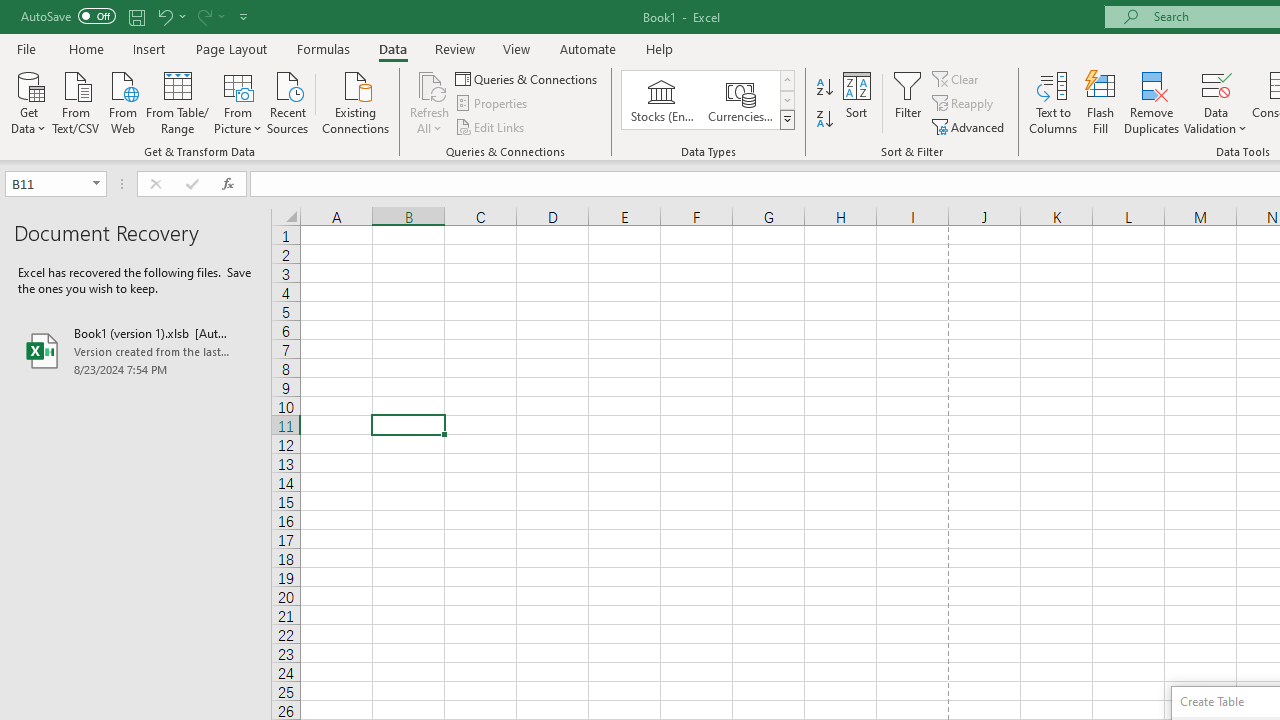 This screenshot has width=1280, height=720. What do you see at coordinates (76, 101) in the screenshot?
I see `'From Text/CSV'` at bounding box center [76, 101].